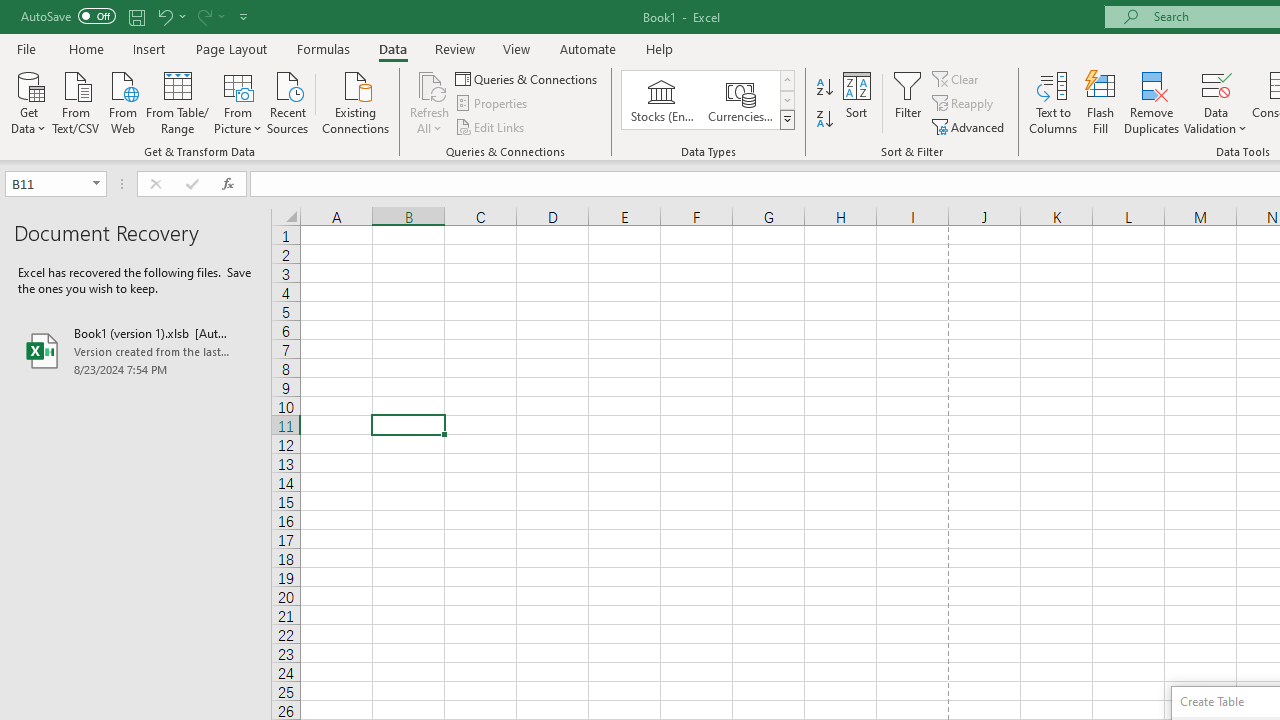 This screenshot has width=1280, height=720. What do you see at coordinates (76, 101) in the screenshot?
I see `'From Text/CSV'` at bounding box center [76, 101].